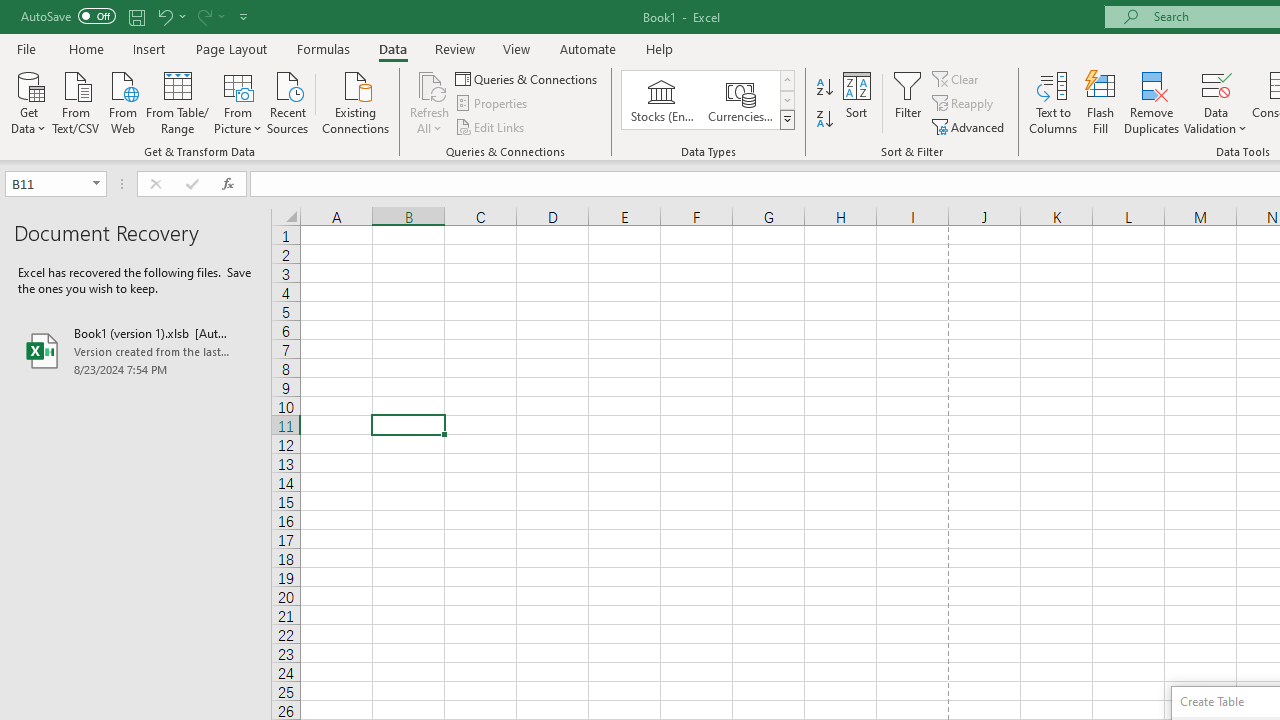 This screenshot has width=1280, height=720. What do you see at coordinates (76, 101) in the screenshot?
I see `'From Text/CSV'` at bounding box center [76, 101].